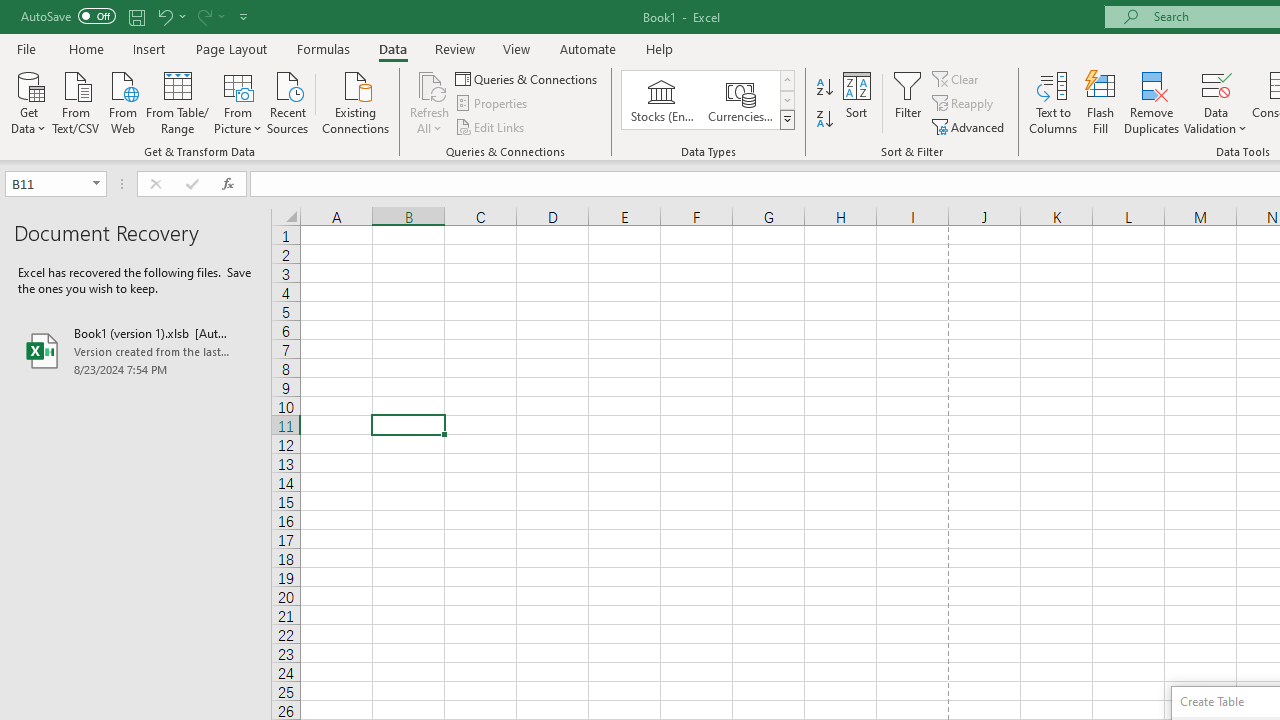 This screenshot has width=1280, height=720. What do you see at coordinates (76, 101) in the screenshot?
I see `'From Text/CSV'` at bounding box center [76, 101].